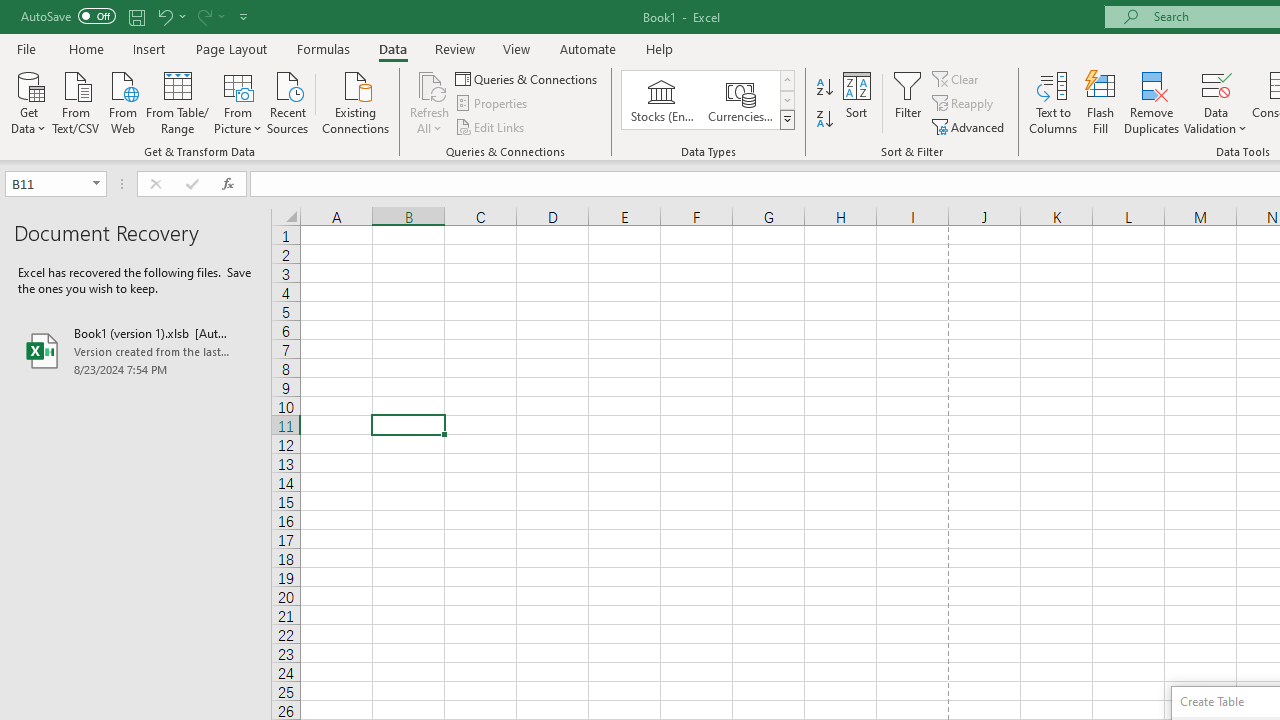 This screenshot has width=1280, height=720. What do you see at coordinates (76, 101) in the screenshot?
I see `'From Text/CSV'` at bounding box center [76, 101].